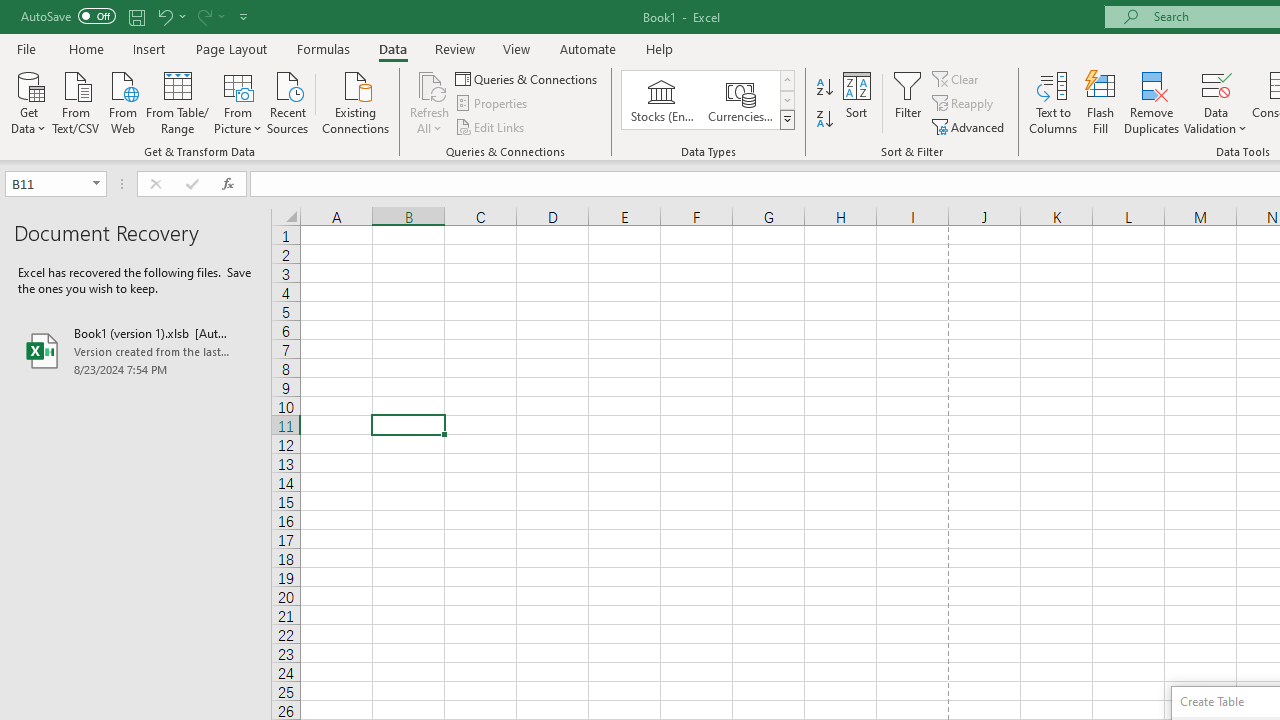 This screenshot has width=1280, height=720. What do you see at coordinates (76, 101) in the screenshot?
I see `'From Text/CSV'` at bounding box center [76, 101].